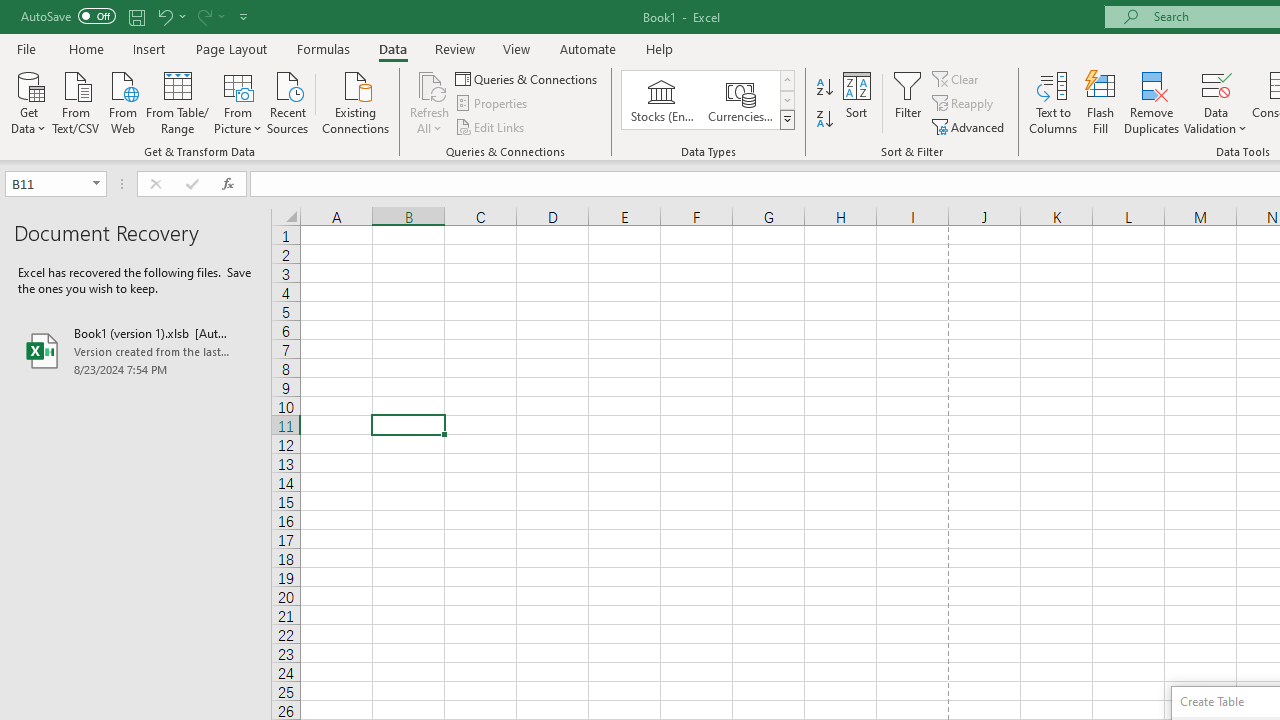 This screenshot has width=1280, height=720. What do you see at coordinates (76, 101) in the screenshot?
I see `'From Text/CSV'` at bounding box center [76, 101].